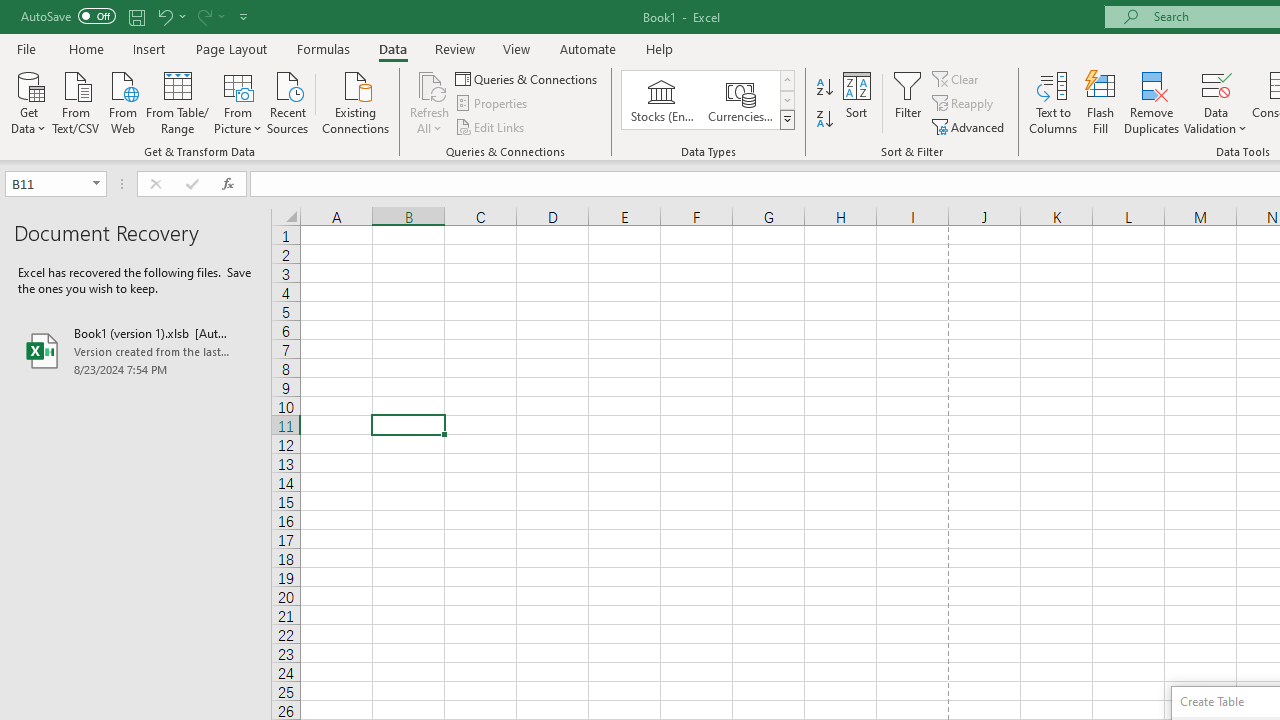 This screenshot has width=1280, height=720. What do you see at coordinates (76, 101) in the screenshot?
I see `'From Text/CSV'` at bounding box center [76, 101].